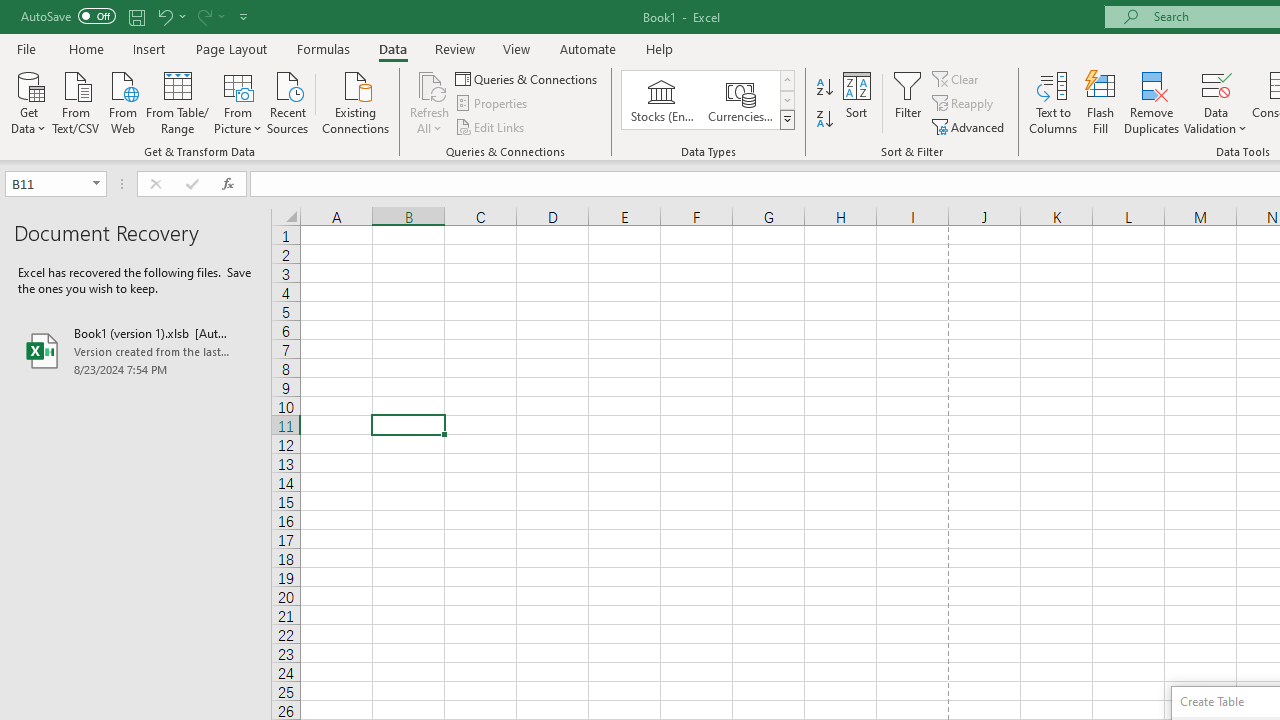 This screenshot has width=1280, height=720. What do you see at coordinates (76, 101) in the screenshot?
I see `'From Text/CSV'` at bounding box center [76, 101].